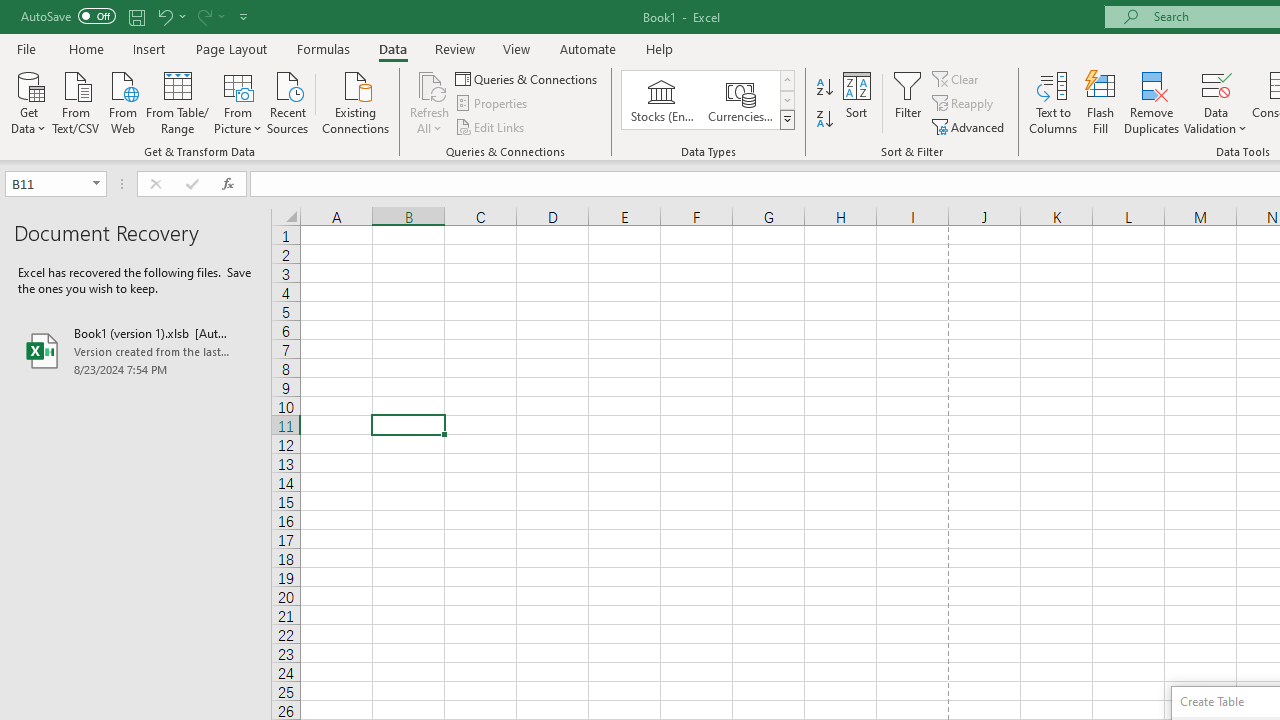 This screenshot has width=1280, height=720. What do you see at coordinates (76, 101) in the screenshot?
I see `'From Text/CSV'` at bounding box center [76, 101].